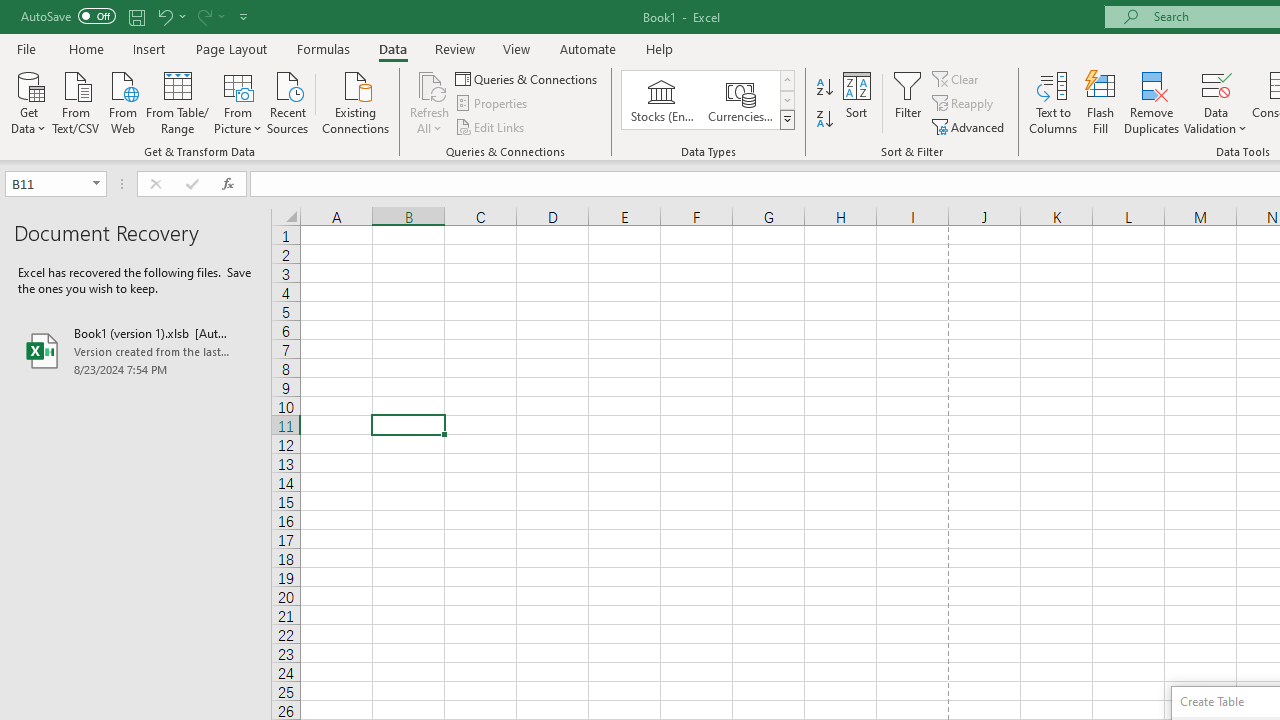 This screenshot has width=1280, height=720. What do you see at coordinates (76, 101) in the screenshot?
I see `'From Text/CSV'` at bounding box center [76, 101].